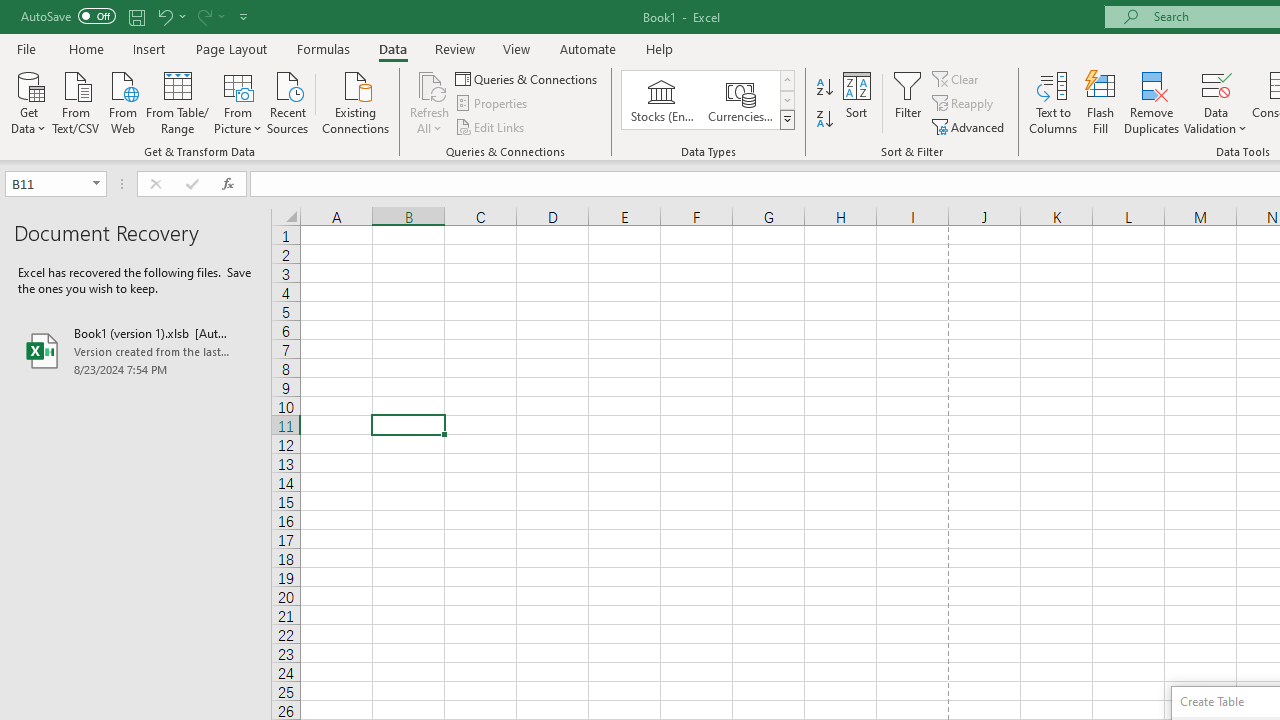 This screenshot has width=1280, height=720. What do you see at coordinates (76, 101) in the screenshot?
I see `'From Text/CSV'` at bounding box center [76, 101].